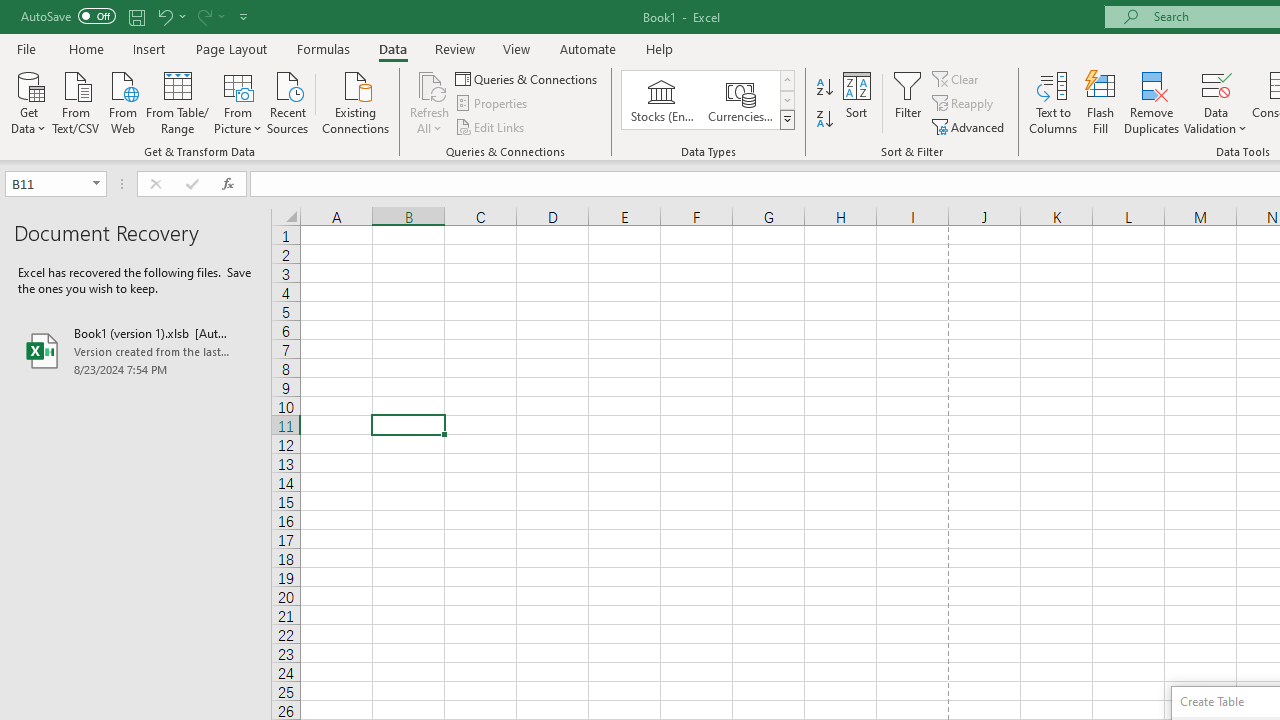 This screenshot has width=1280, height=720. What do you see at coordinates (76, 101) in the screenshot?
I see `'From Text/CSV'` at bounding box center [76, 101].